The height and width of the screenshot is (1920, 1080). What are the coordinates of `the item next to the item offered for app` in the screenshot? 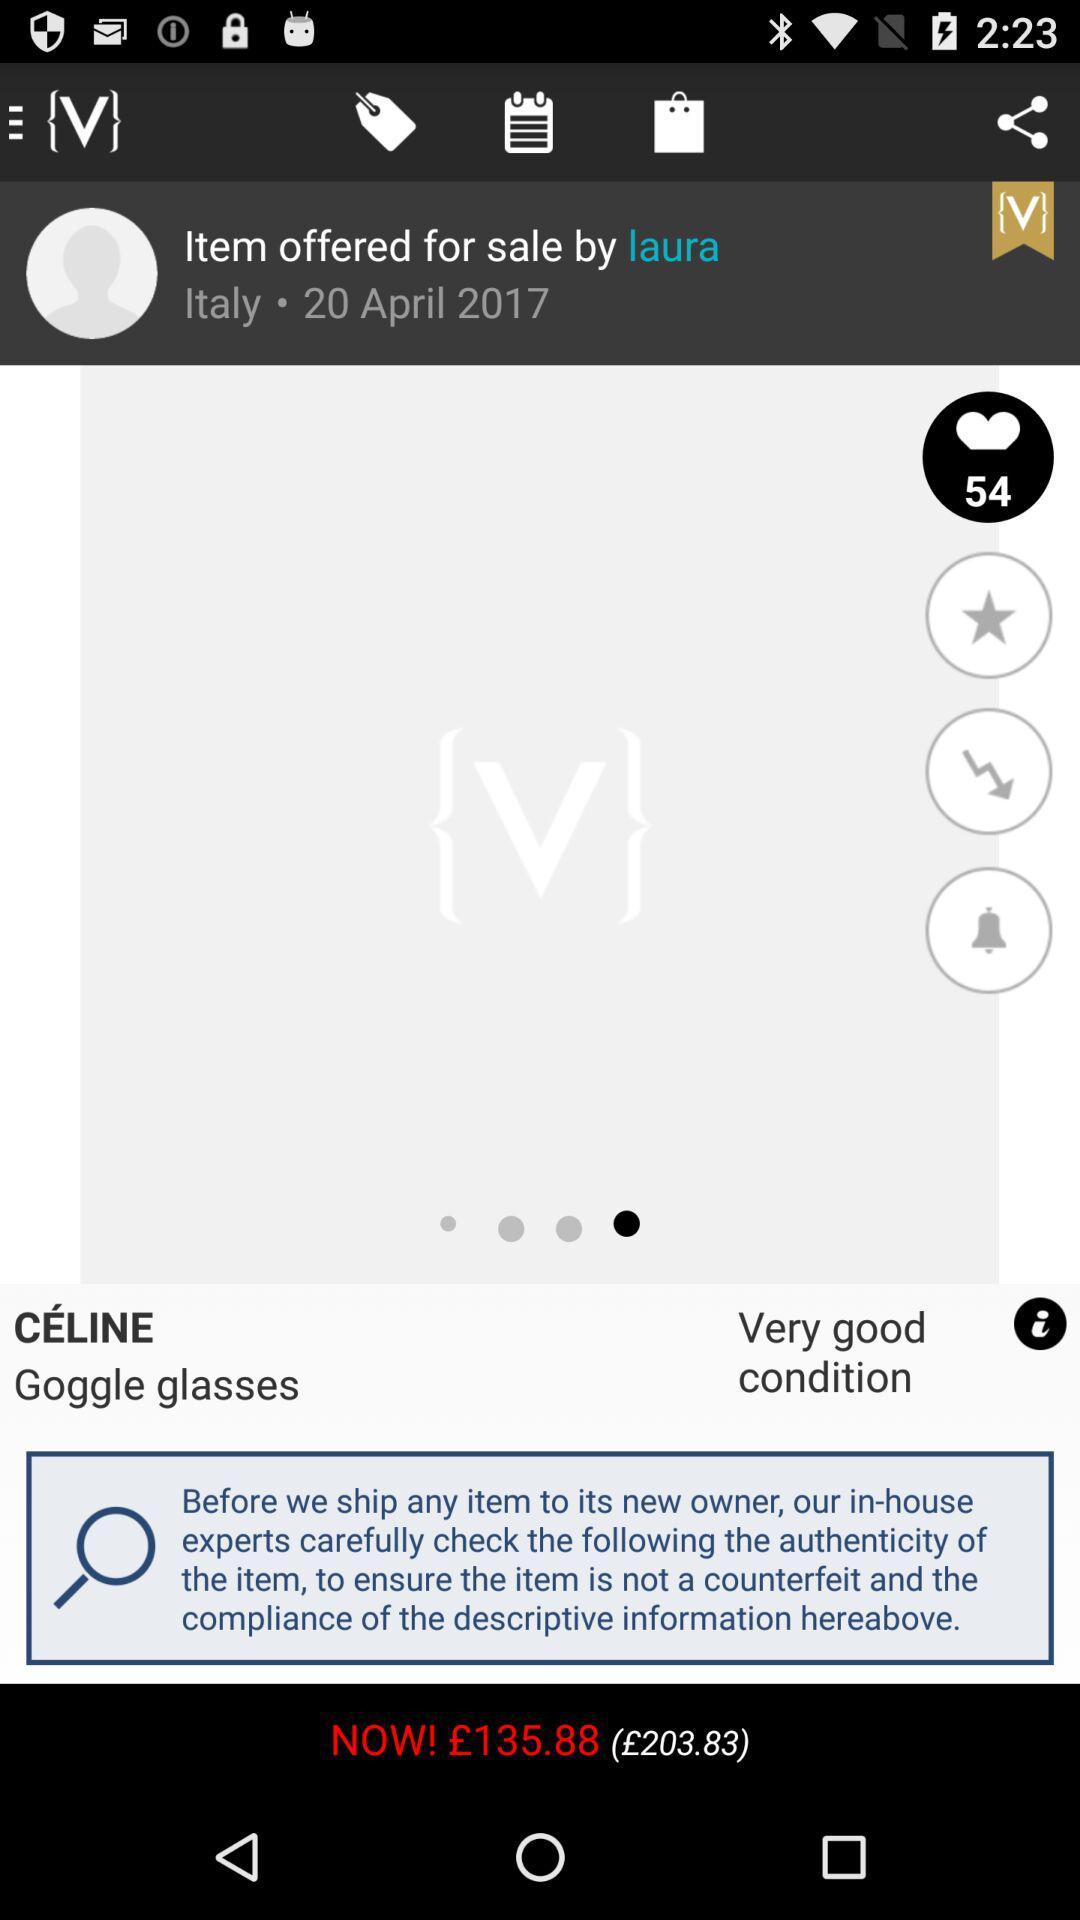 It's located at (91, 272).